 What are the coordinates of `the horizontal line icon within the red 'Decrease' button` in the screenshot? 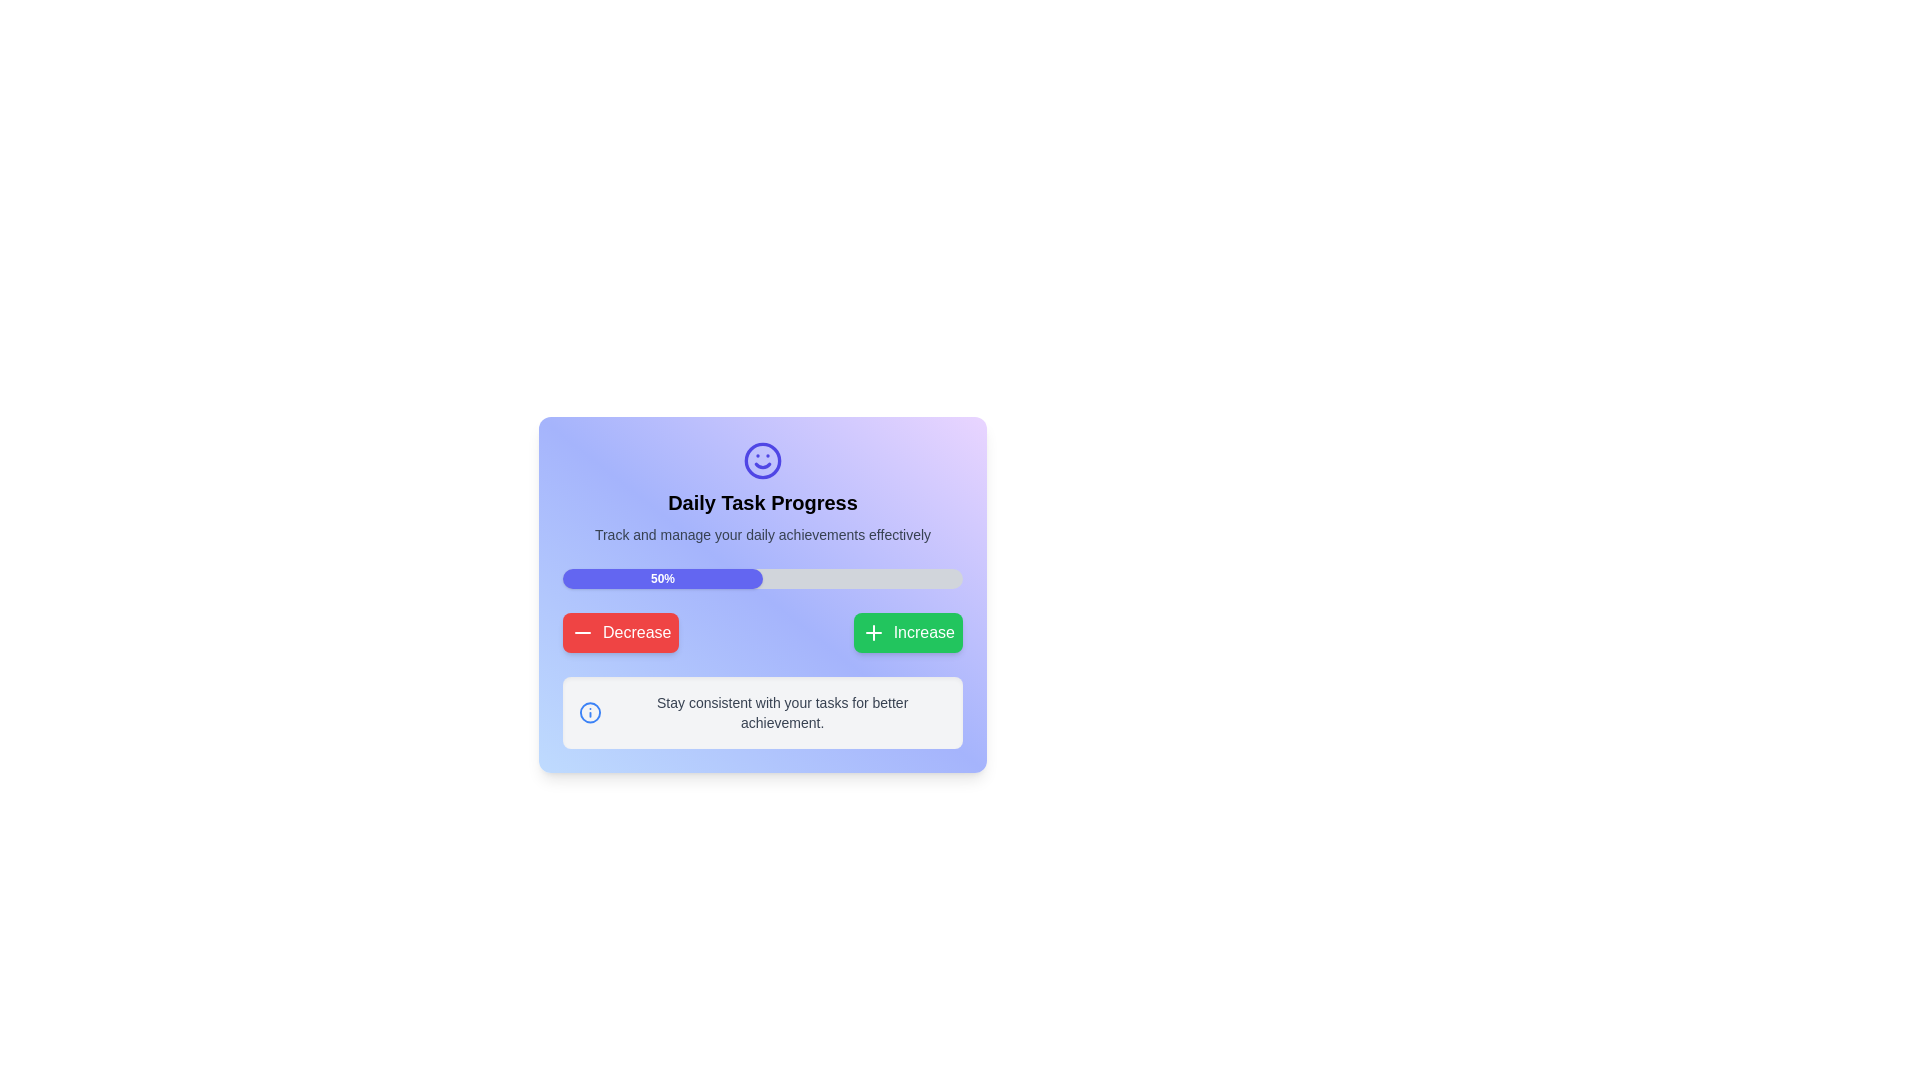 It's located at (581, 632).